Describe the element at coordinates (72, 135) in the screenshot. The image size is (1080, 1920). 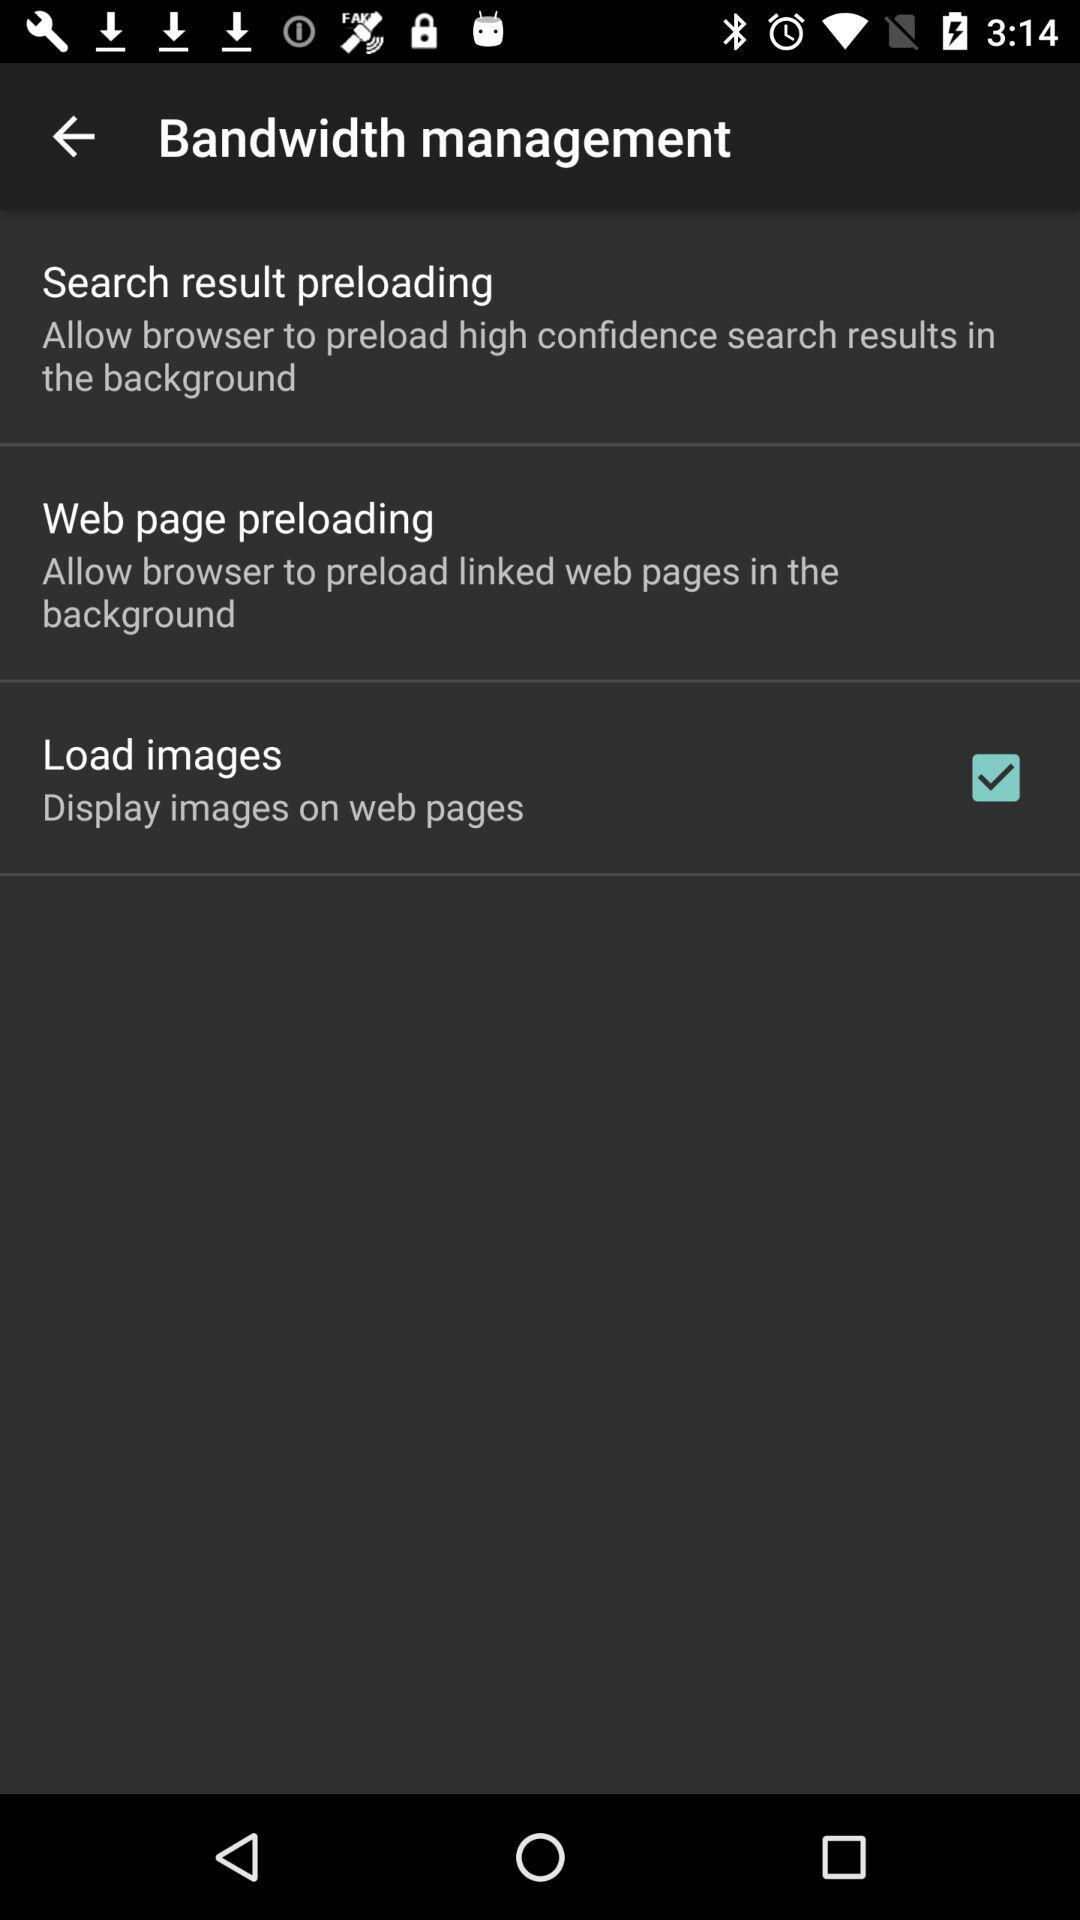
I see `the app above the search result preloading icon` at that location.